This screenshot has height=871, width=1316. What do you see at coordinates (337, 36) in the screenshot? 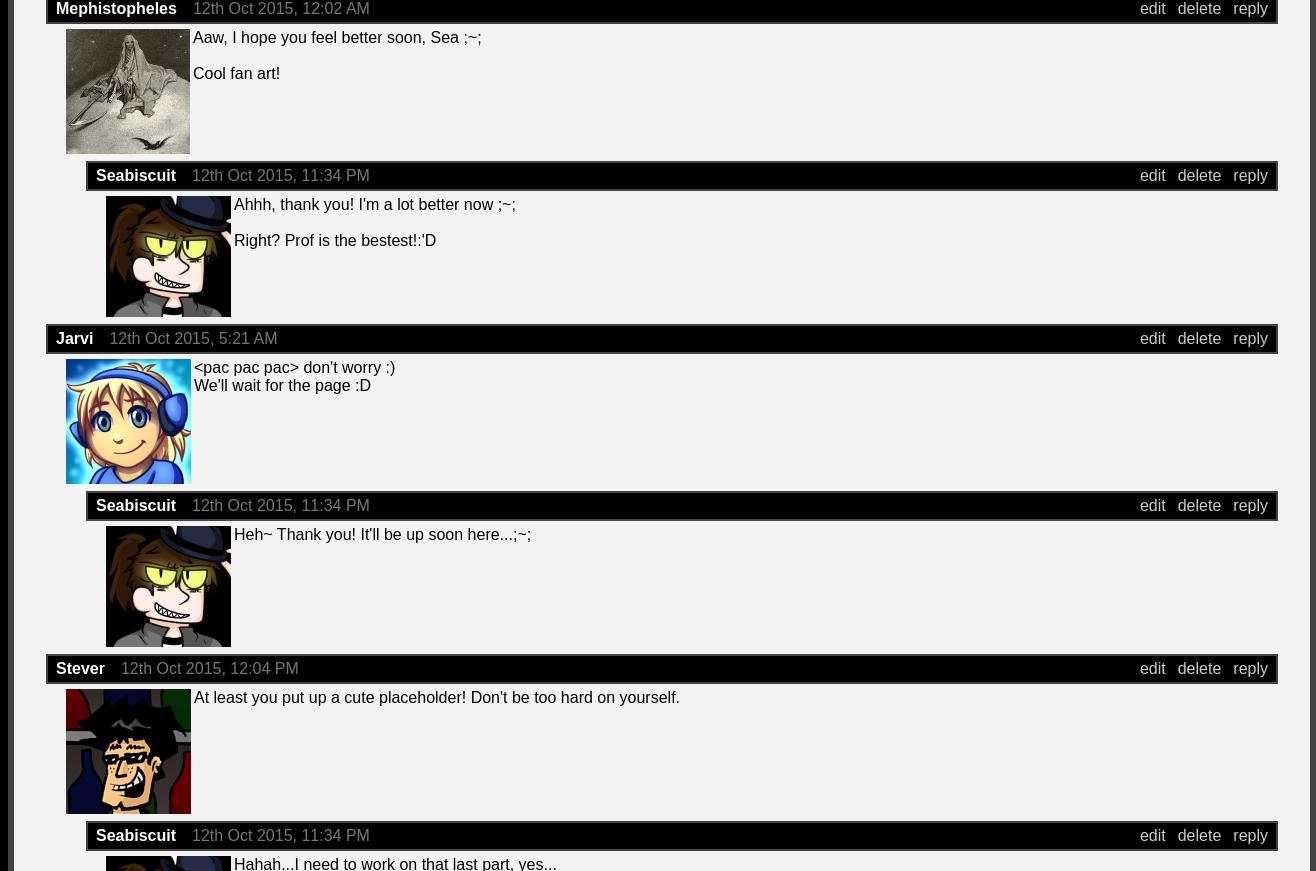
I see `'Aaw, I hope you feel better soon, Sea ;~;'` at bounding box center [337, 36].